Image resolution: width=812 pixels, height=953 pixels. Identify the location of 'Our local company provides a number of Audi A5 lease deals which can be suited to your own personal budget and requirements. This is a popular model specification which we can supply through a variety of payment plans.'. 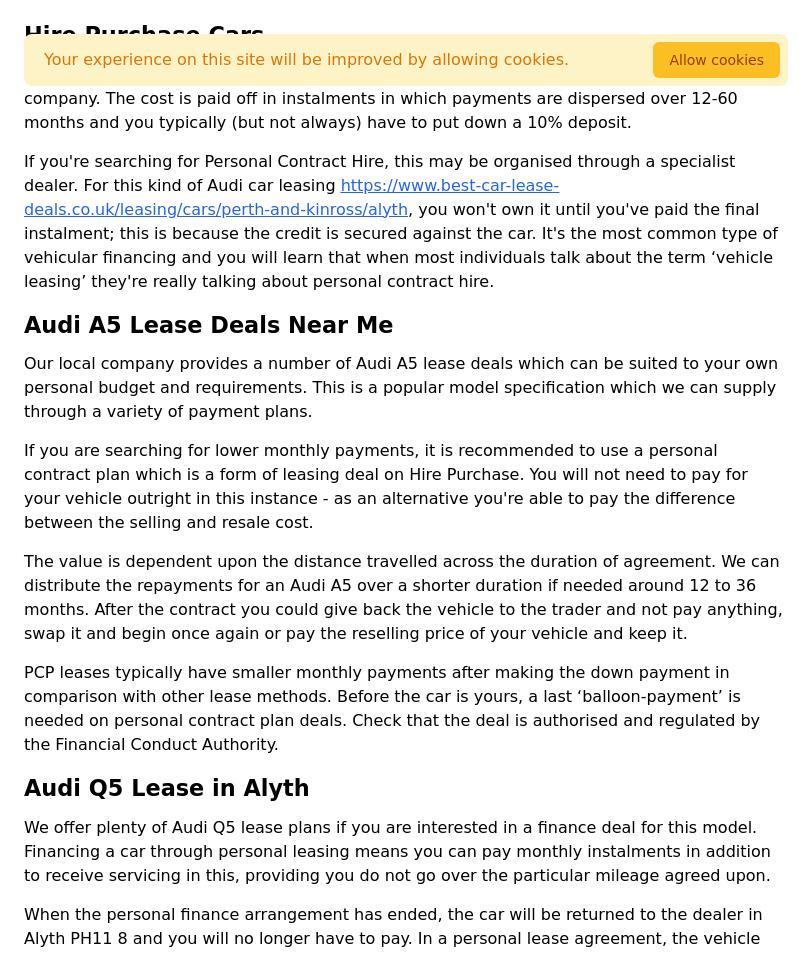
(400, 386).